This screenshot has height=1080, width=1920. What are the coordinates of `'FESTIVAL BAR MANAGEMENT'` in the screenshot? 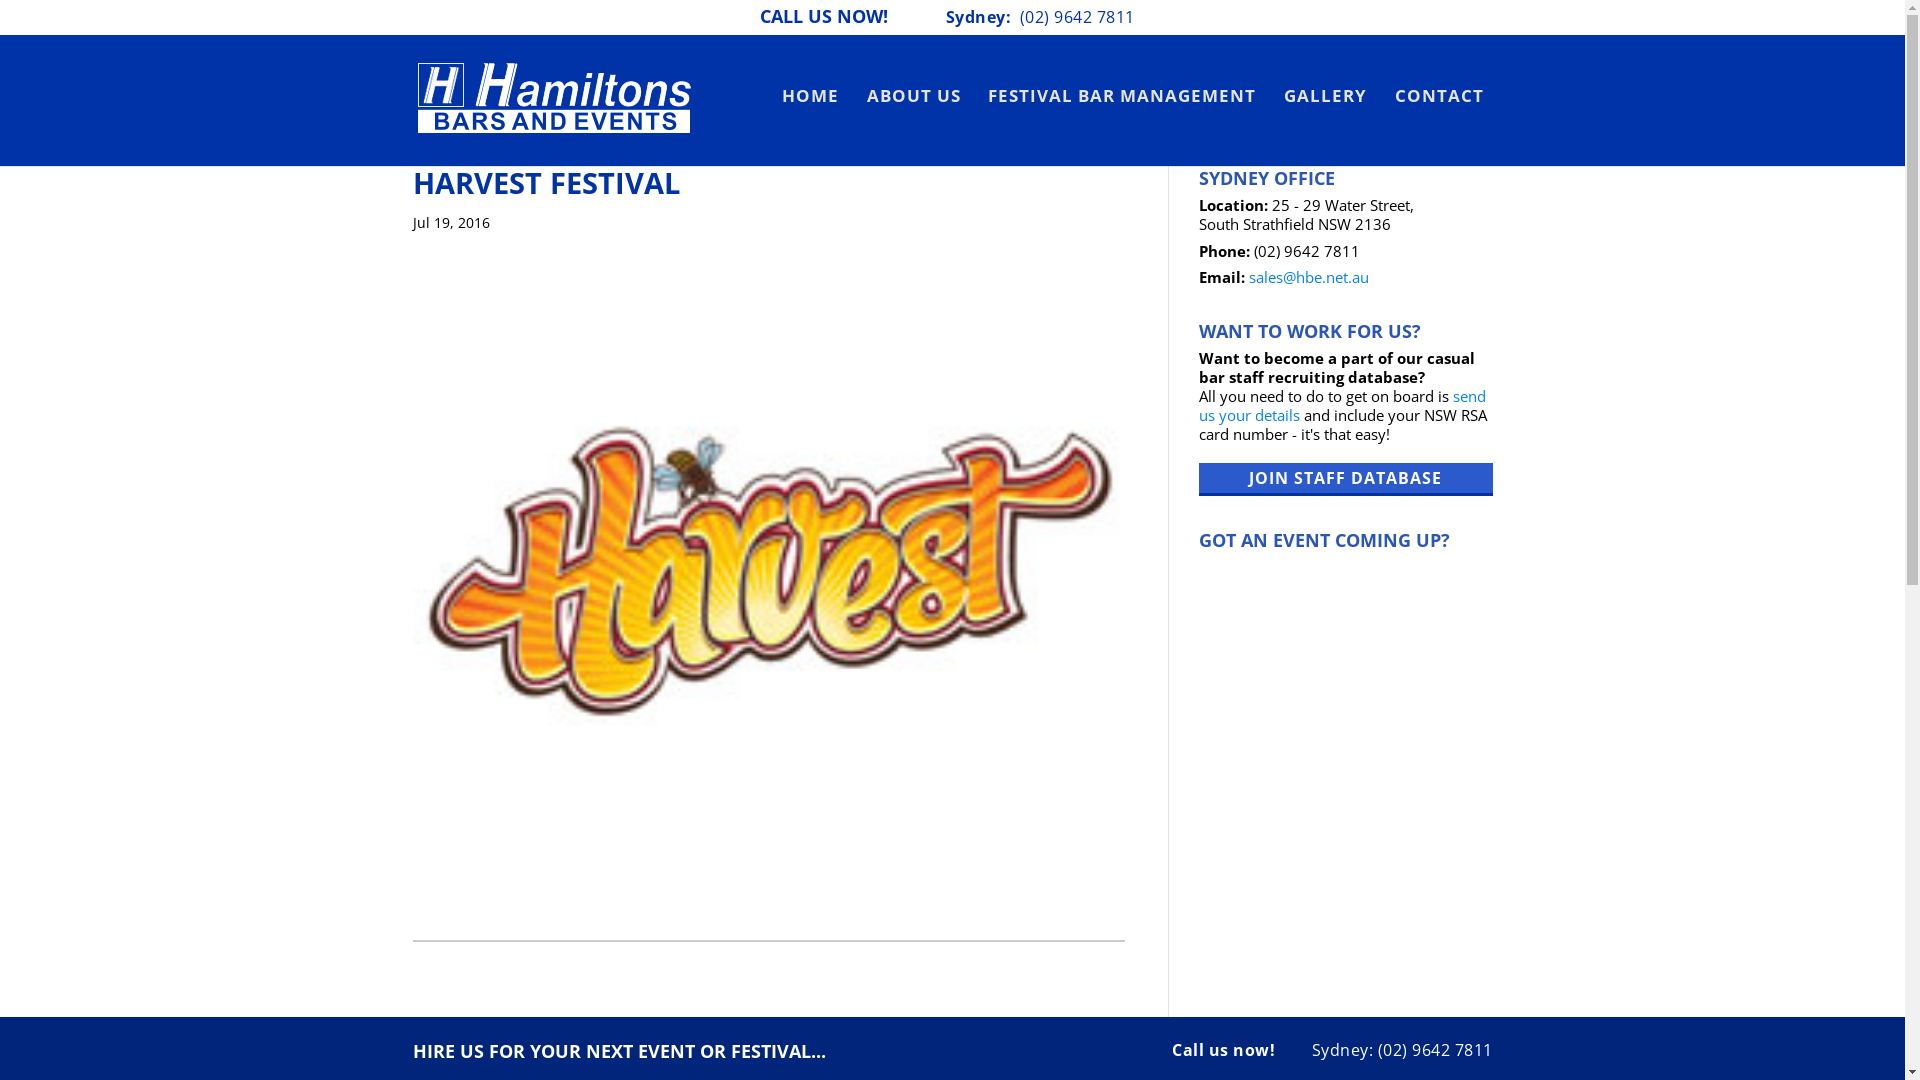 It's located at (1122, 98).